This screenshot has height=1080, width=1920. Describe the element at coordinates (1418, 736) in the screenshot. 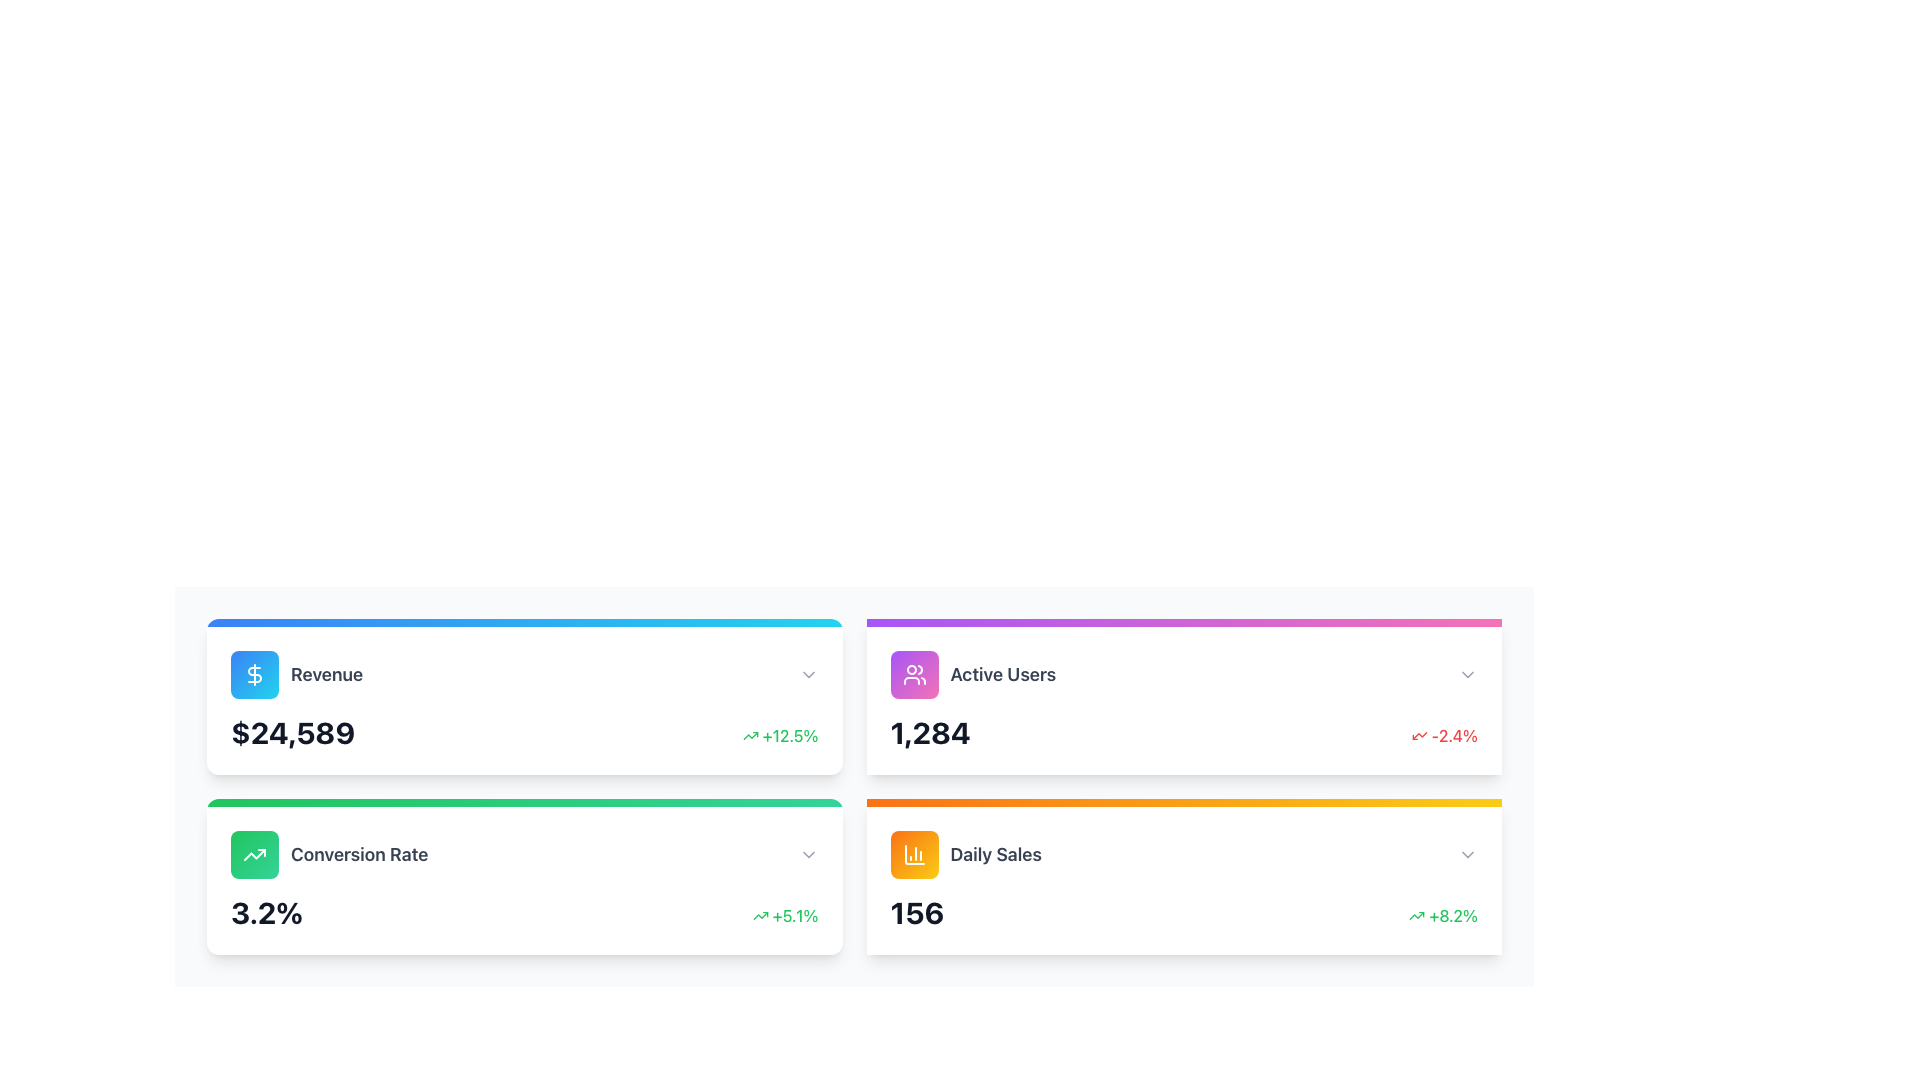

I see `the icon that visually represents a negative trend associated with the '-2.4%' percentage displayed, located in the upper right section of the group and to the left of the percentage text` at that location.